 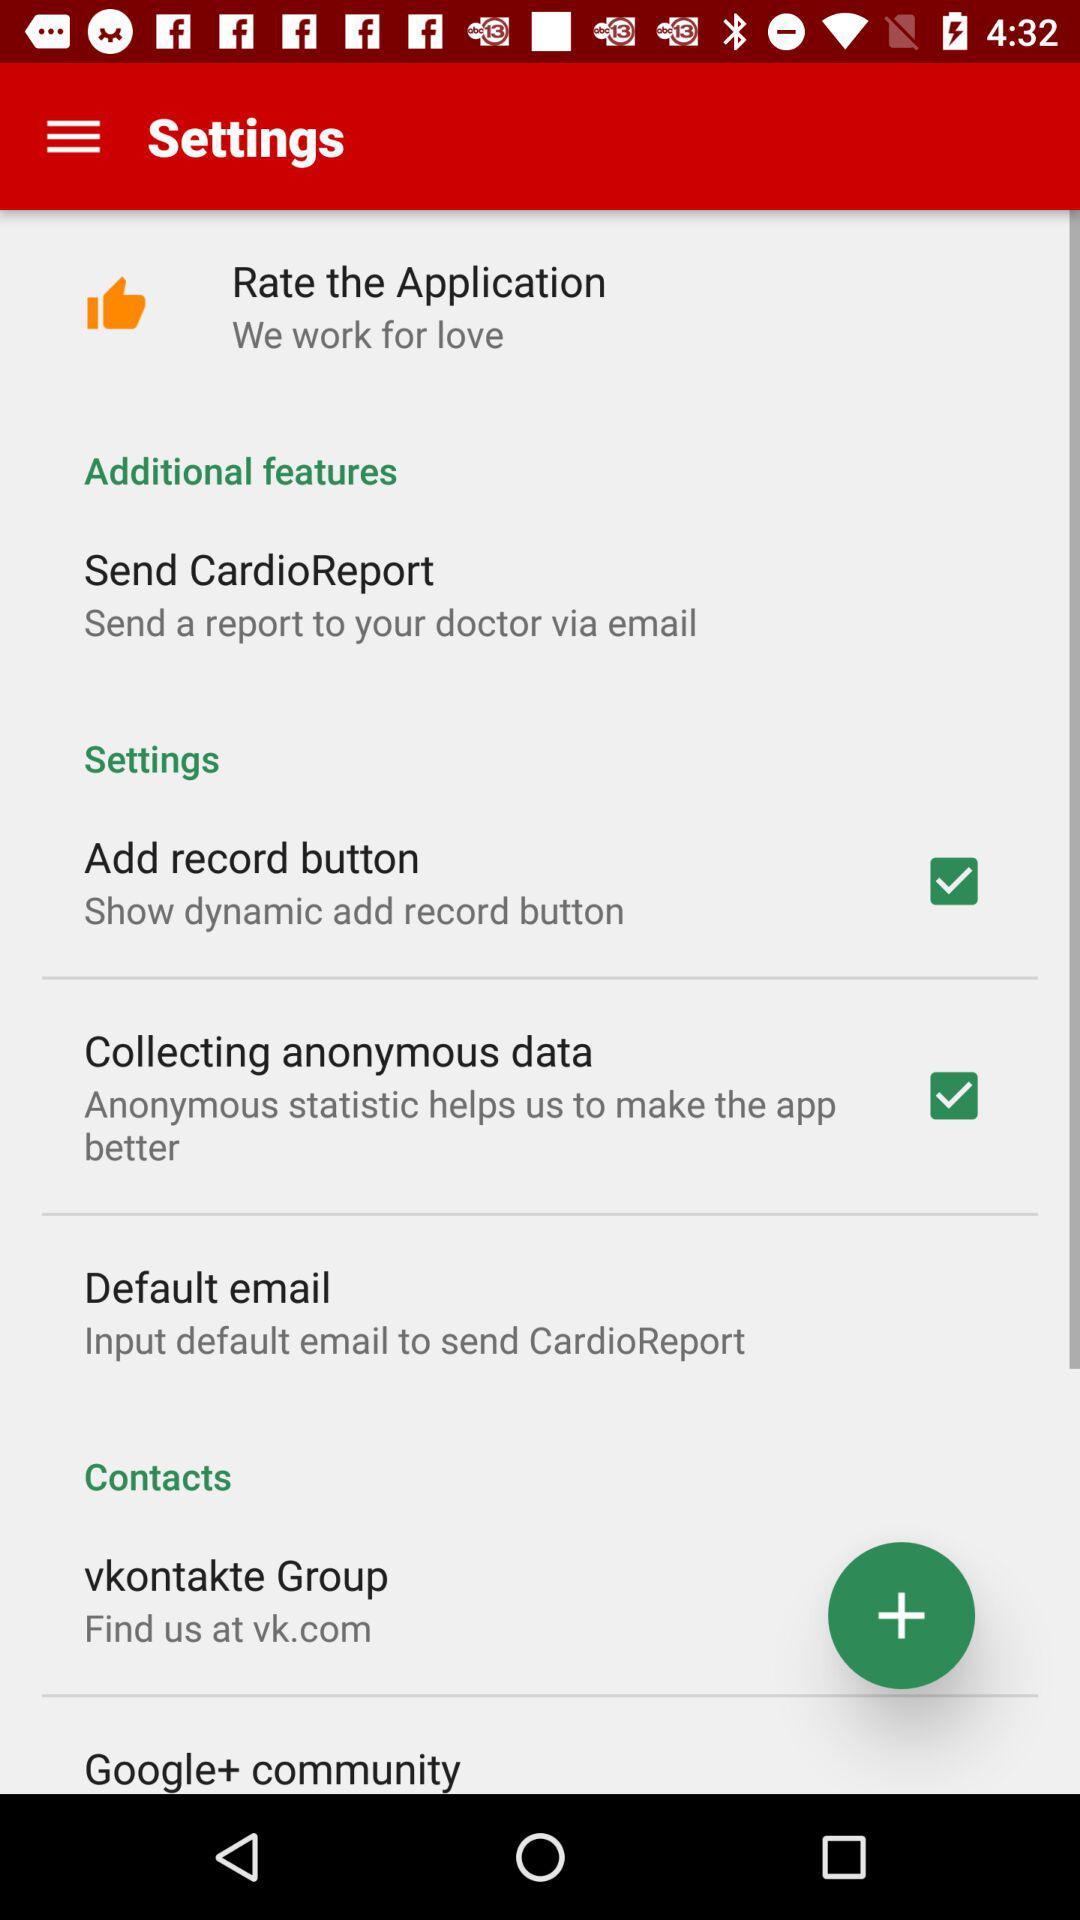 What do you see at coordinates (353, 908) in the screenshot?
I see `the app above collecting anonymous data` at bounding box center [353, 908].